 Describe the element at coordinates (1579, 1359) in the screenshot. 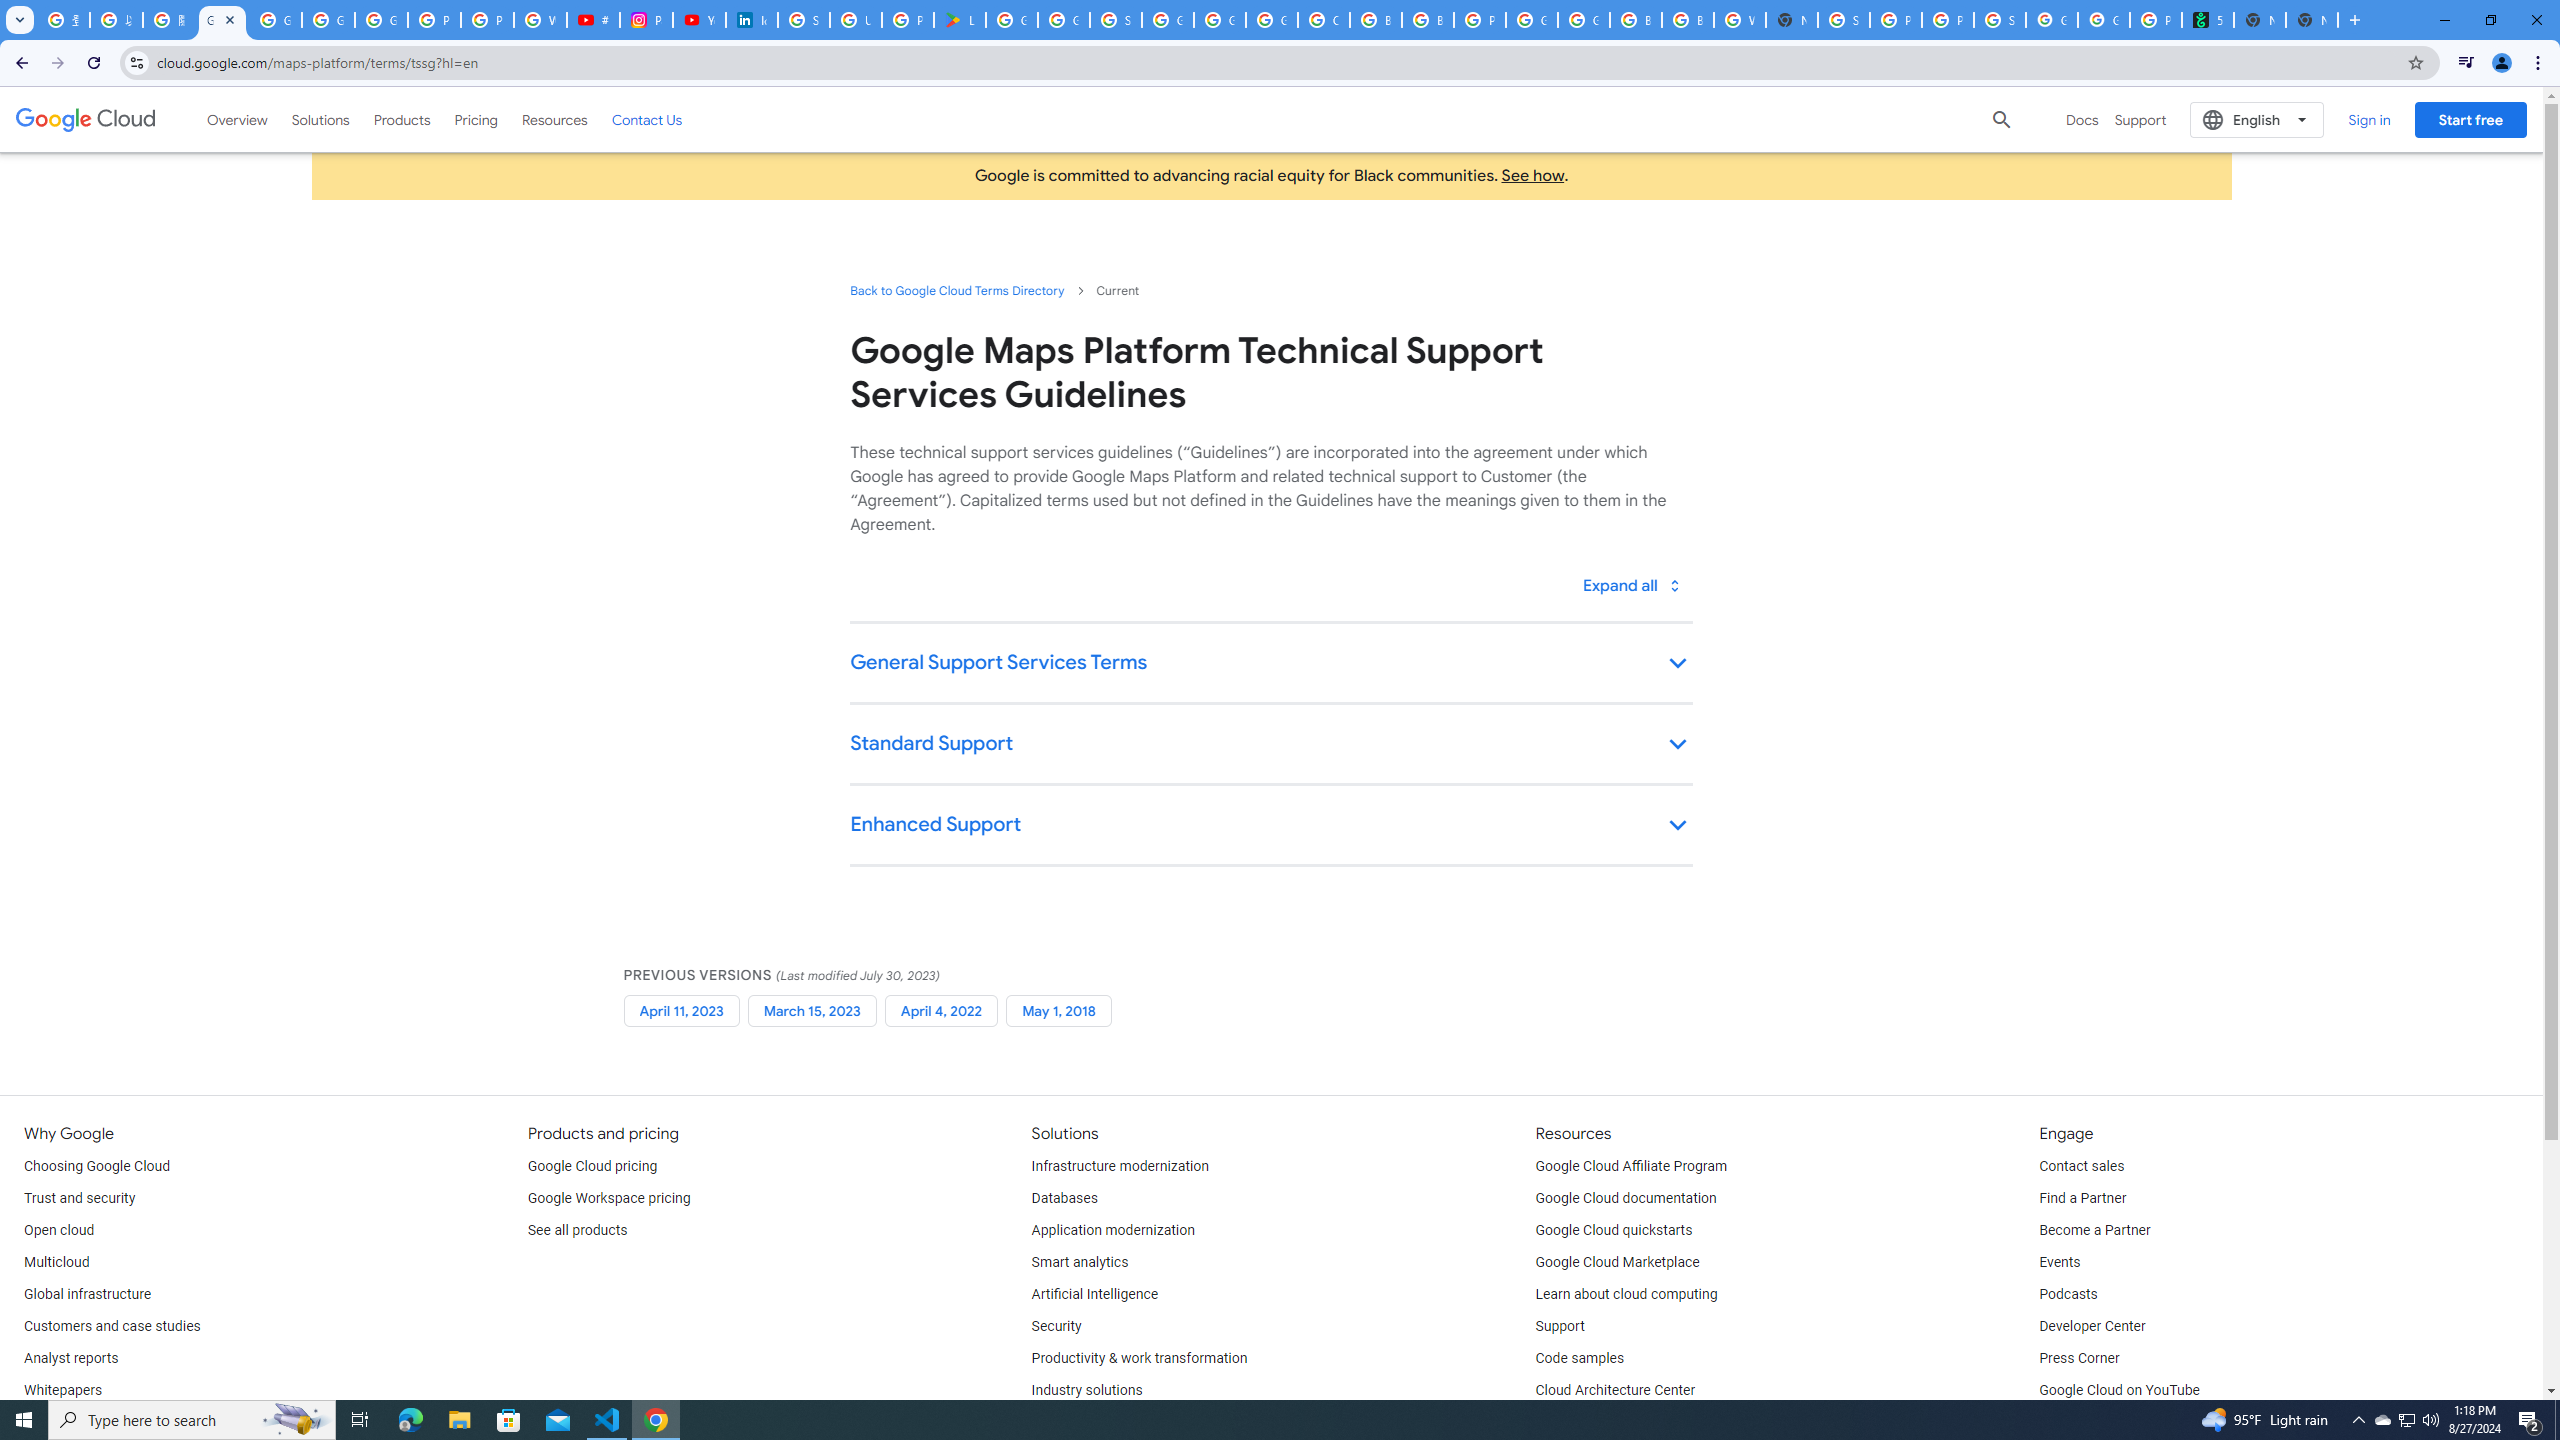

I see `'Code samples'` at that location.